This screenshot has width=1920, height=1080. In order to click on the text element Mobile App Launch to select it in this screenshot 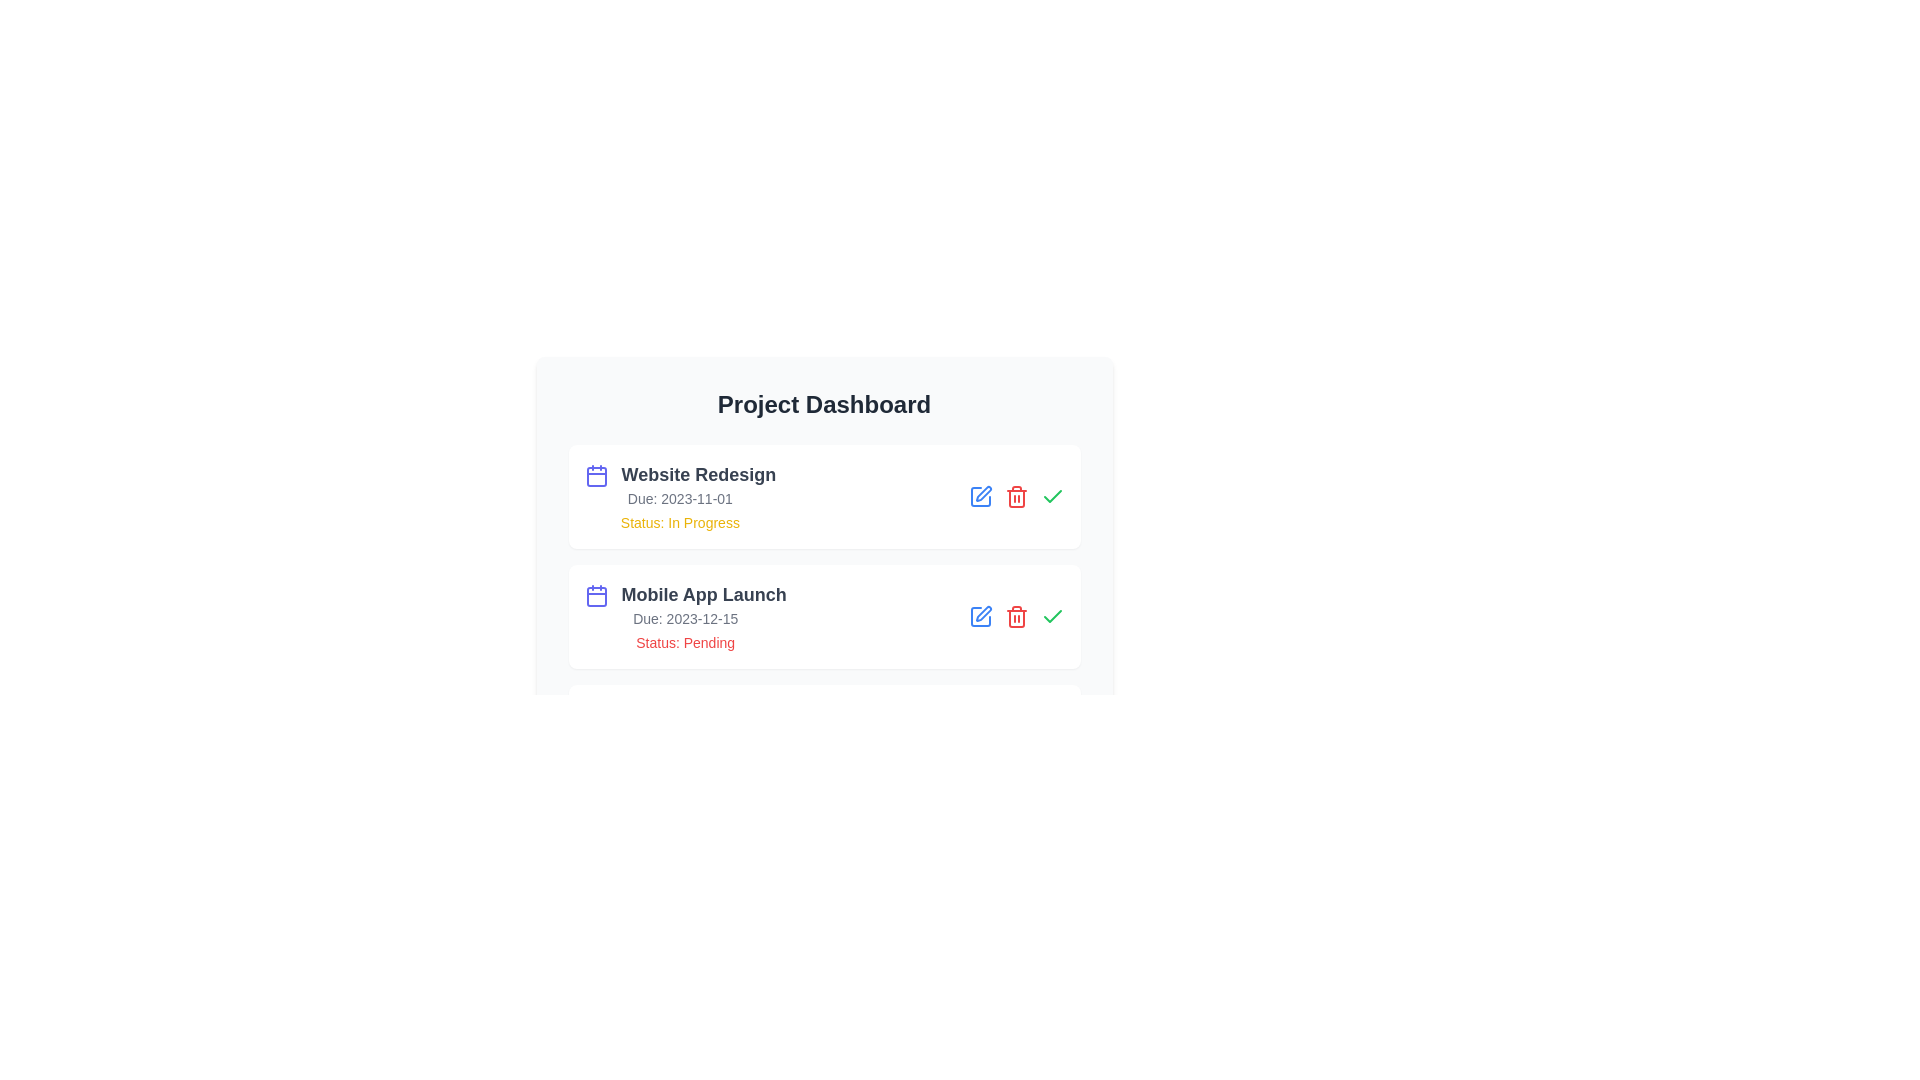, I will do `click(685, 593)`.